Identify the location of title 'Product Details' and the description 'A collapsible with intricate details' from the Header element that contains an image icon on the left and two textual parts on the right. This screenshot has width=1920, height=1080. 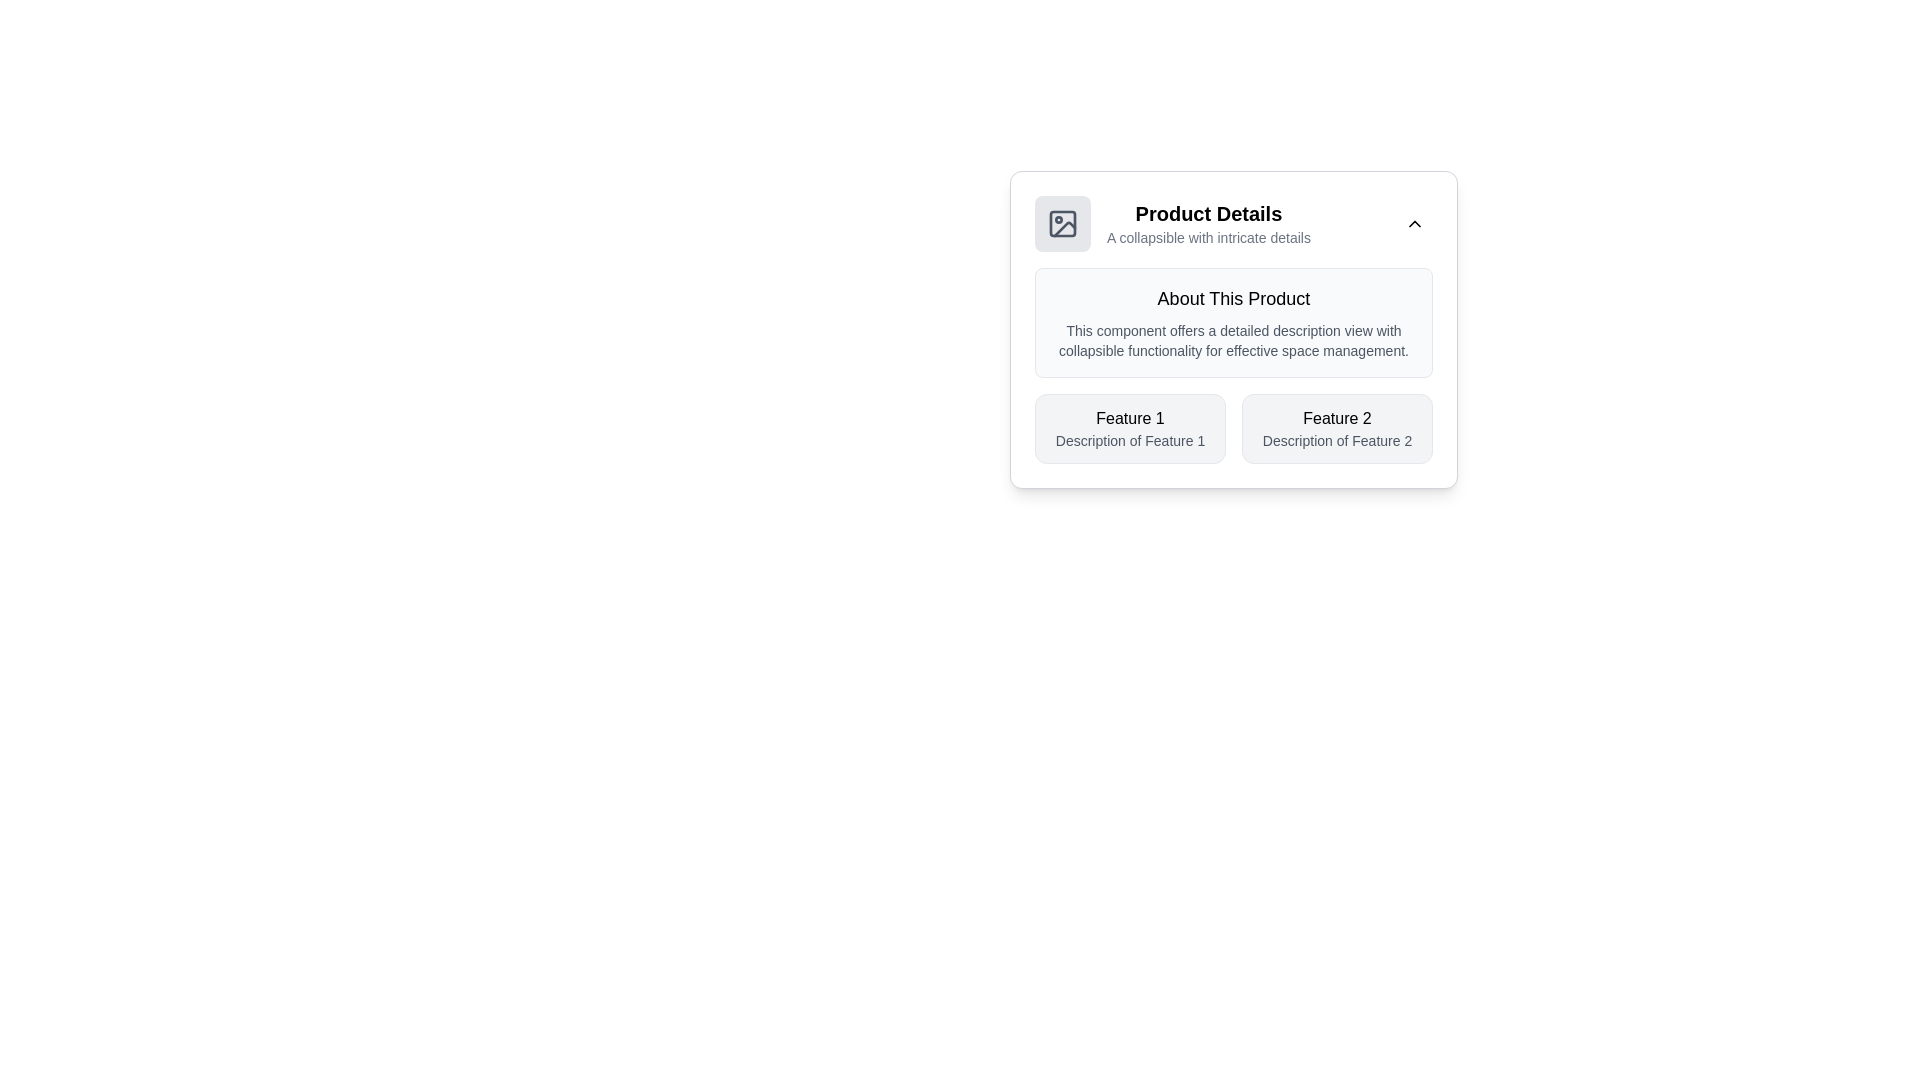
(1172, 223).